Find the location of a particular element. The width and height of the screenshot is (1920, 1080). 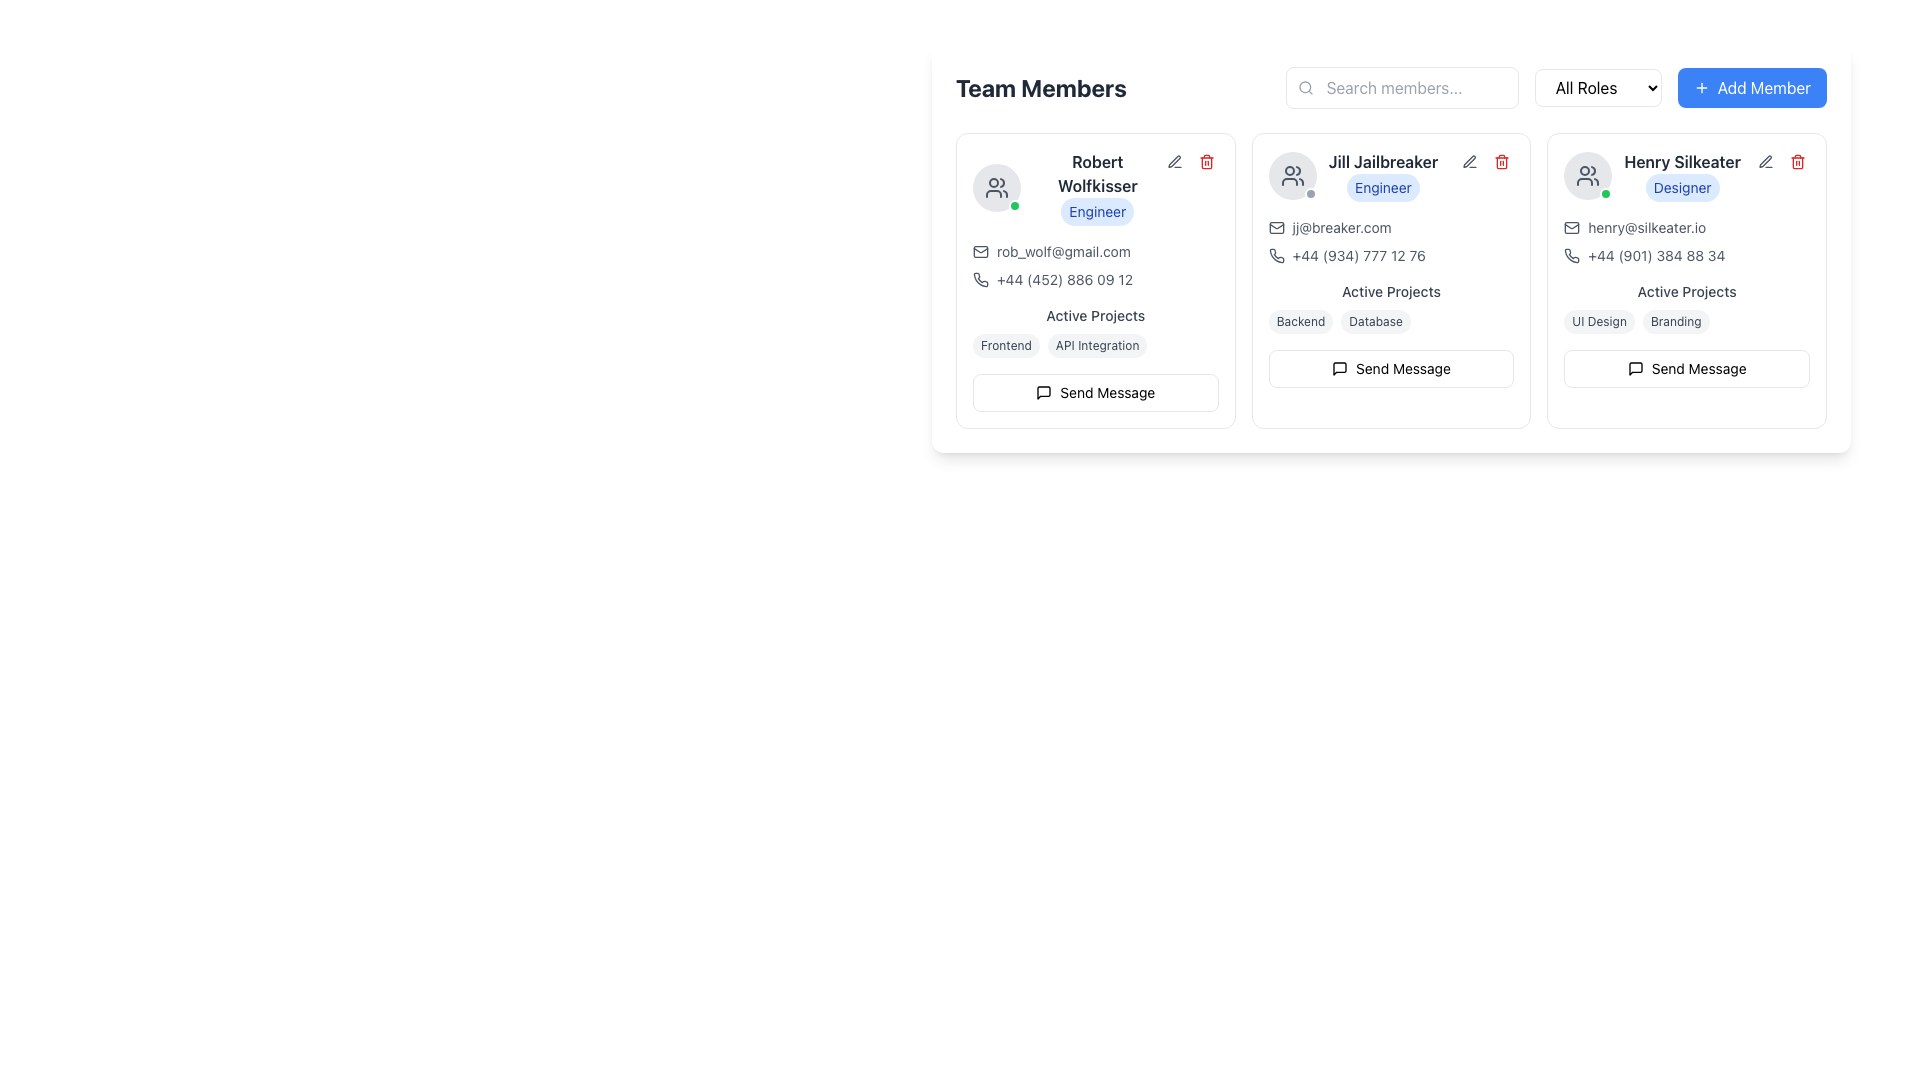

the Badge element indicating the role or title of the user, which is located beneath the name 'Henry Silkeater' and above the contact details block in the rightmost column of the team member card is located at coordinates (1681, 188).